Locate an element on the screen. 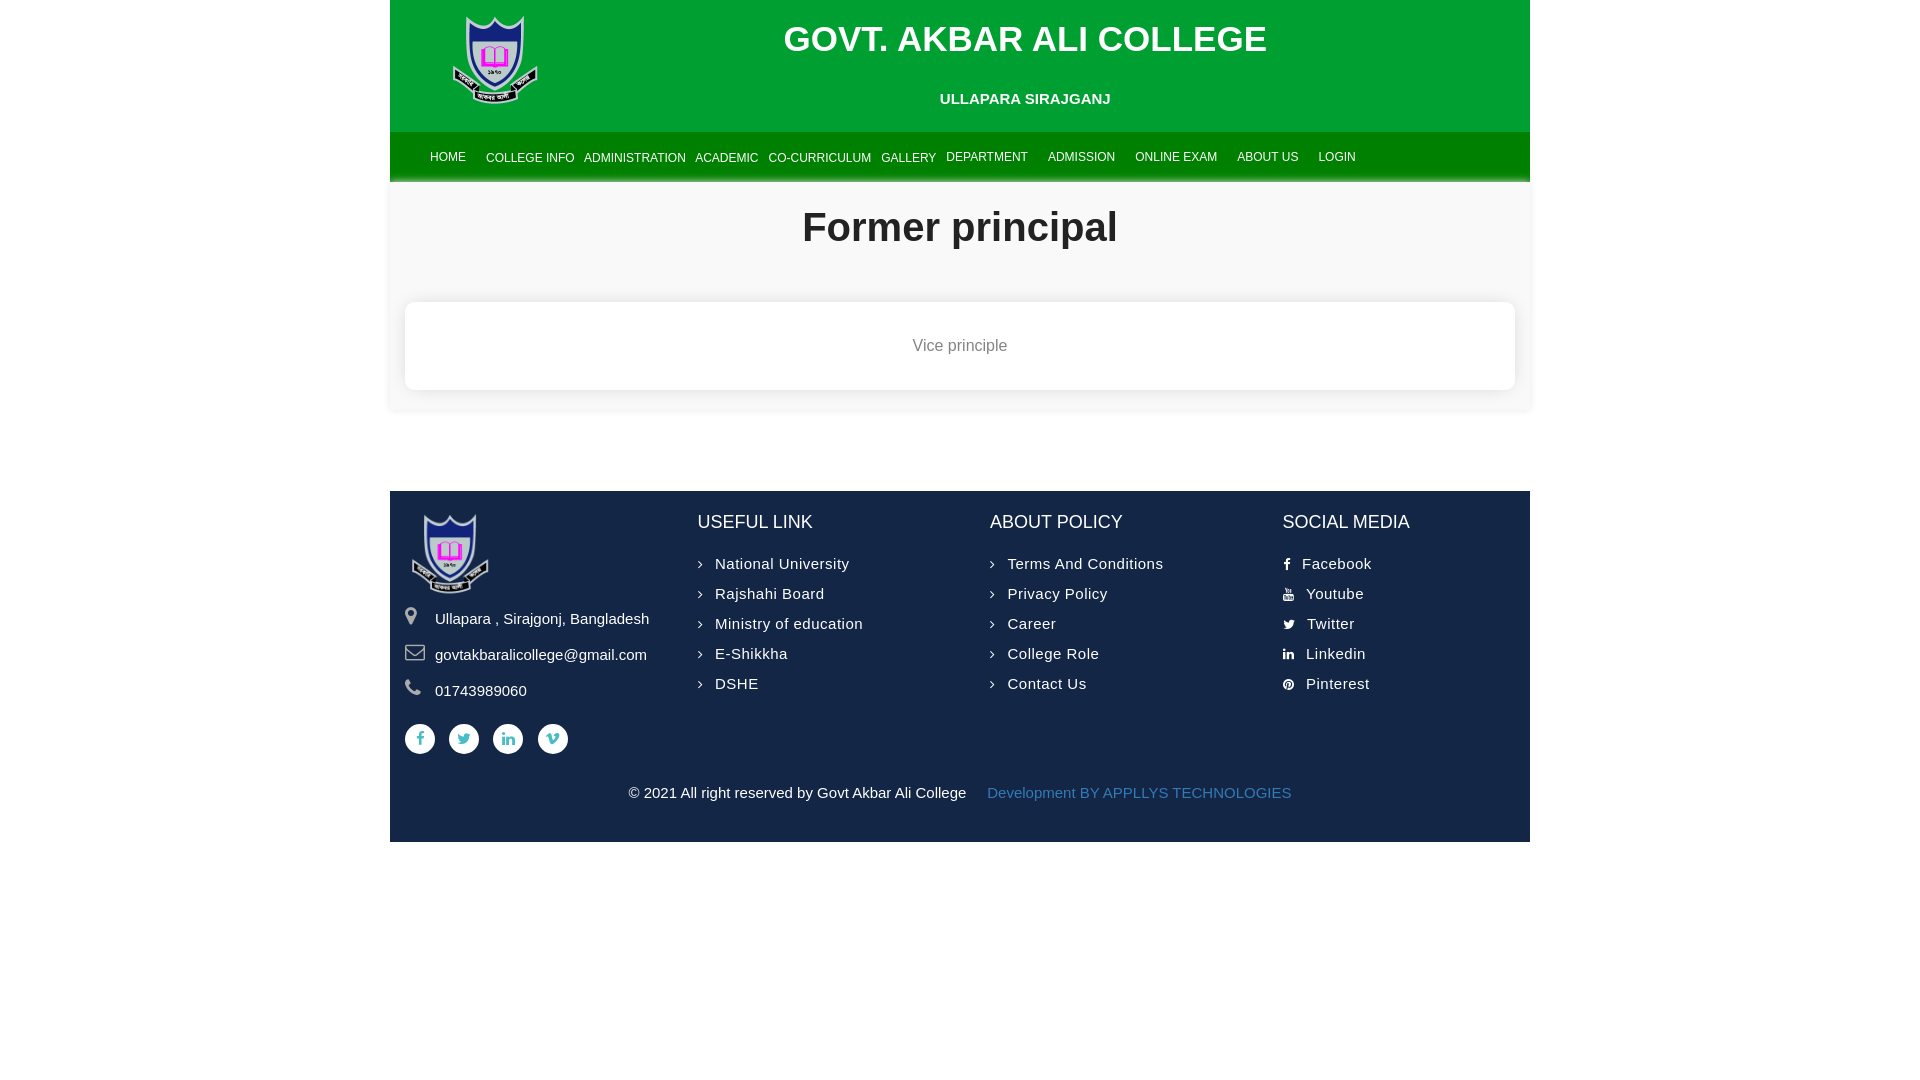  'Youtube' is located at coordinates (1323, 592).